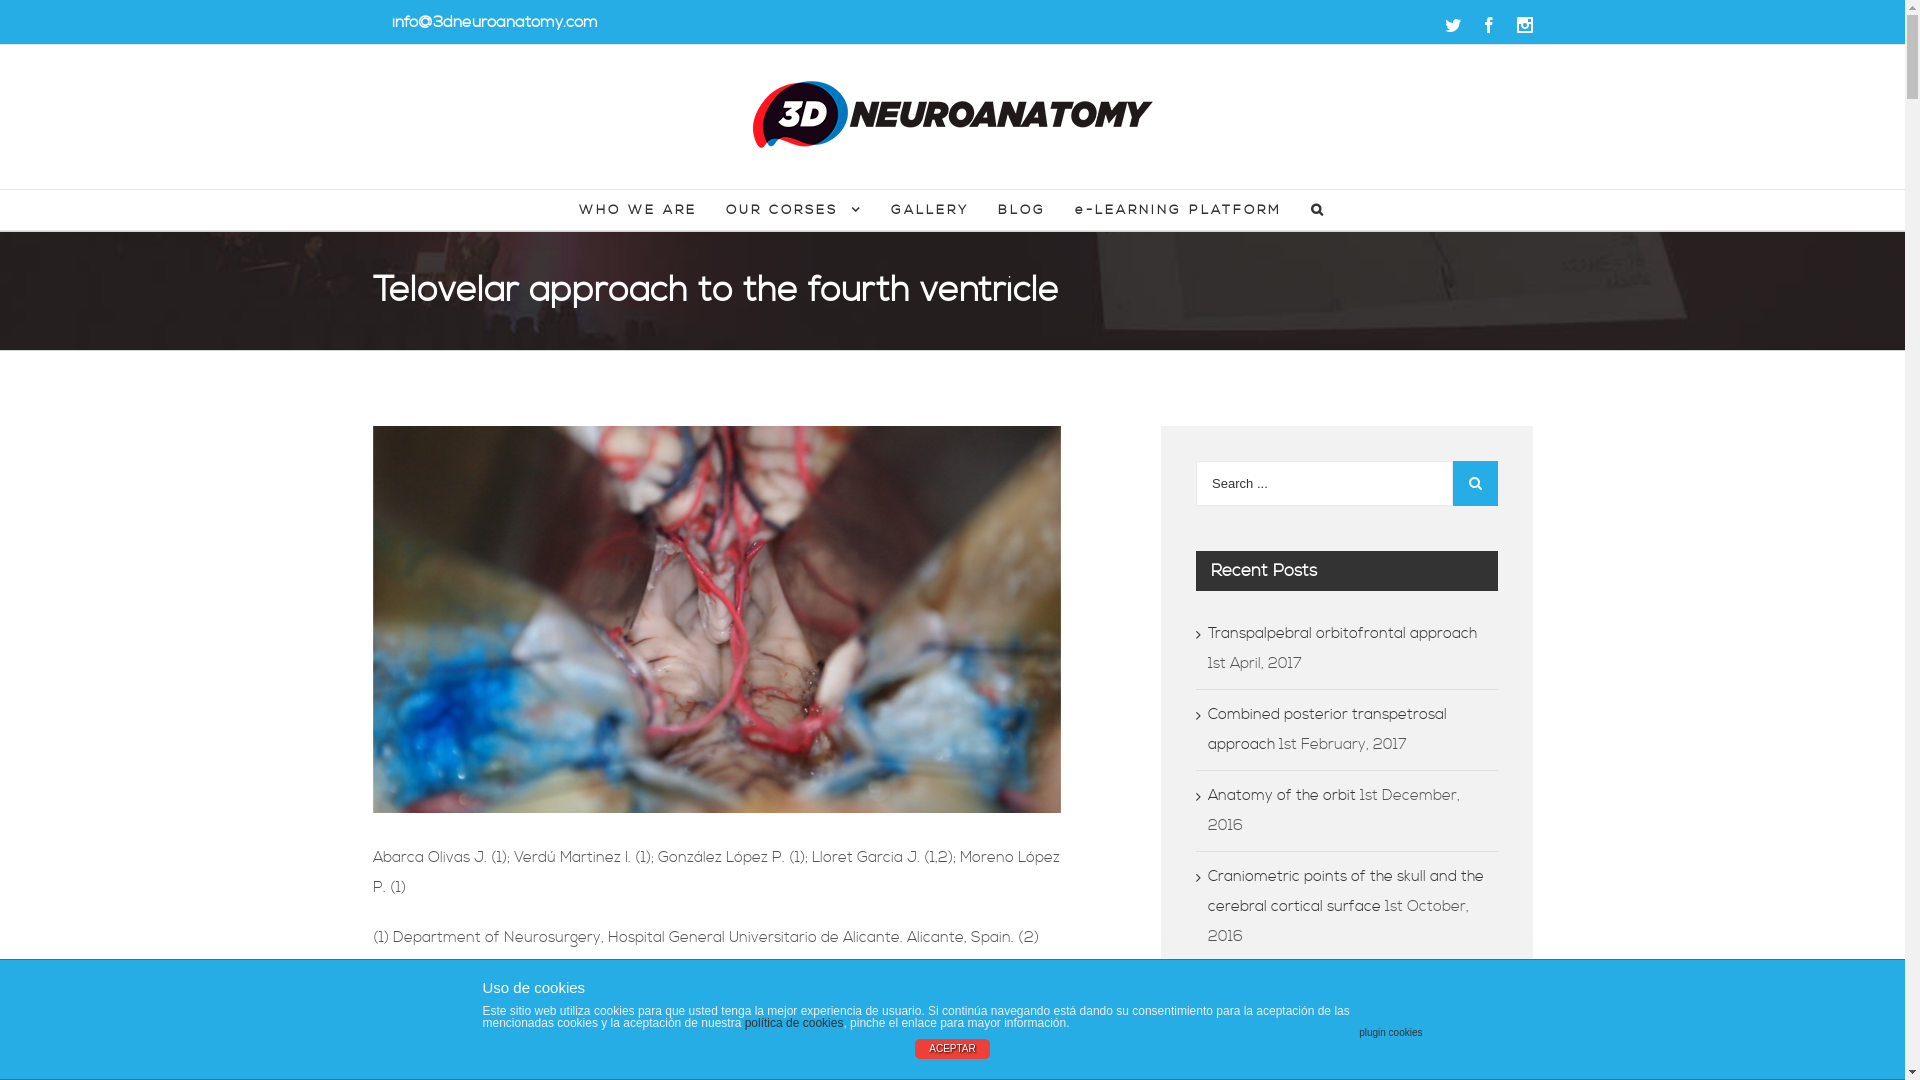 This screenshot has width=1920, height=1080. I want to click on 'e-LEARNING PLATFORM', so click(1178, 209).